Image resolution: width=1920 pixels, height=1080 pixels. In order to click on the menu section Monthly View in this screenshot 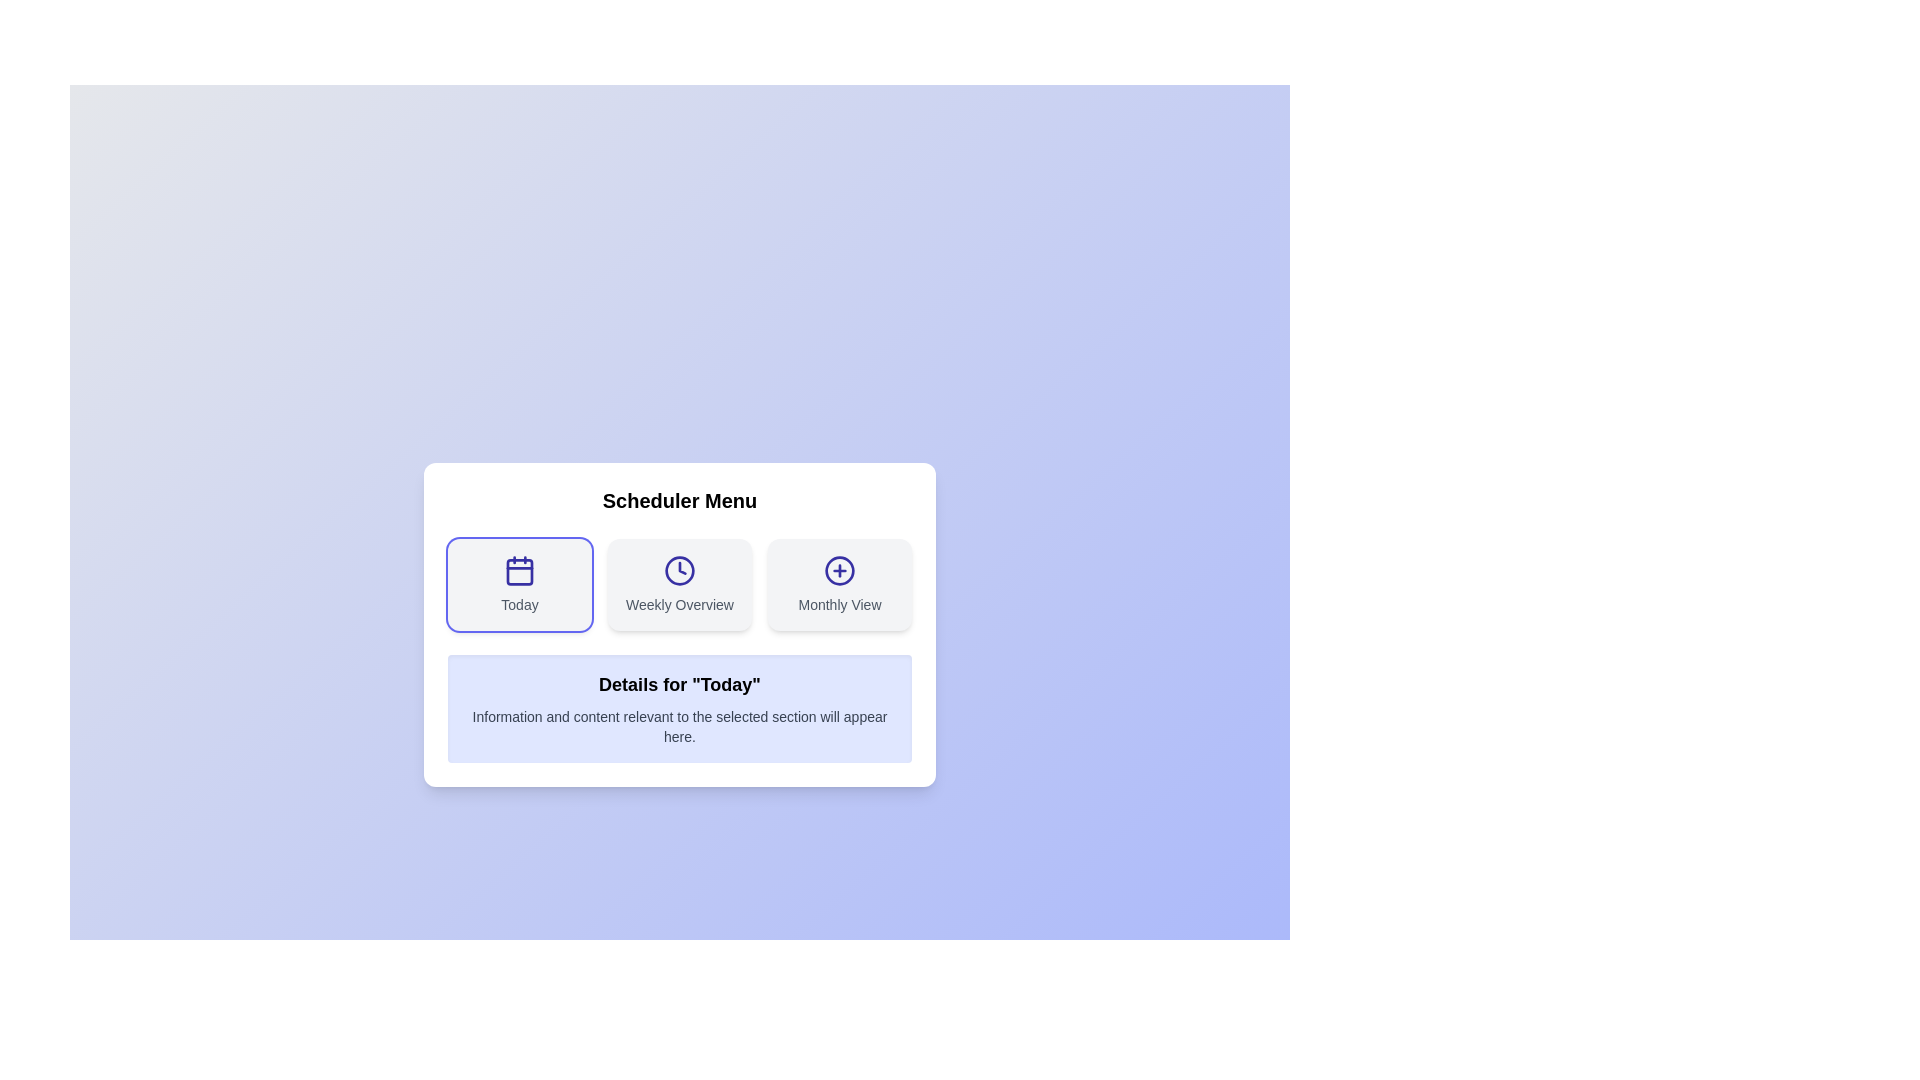, I will do `click(840, 585)`.